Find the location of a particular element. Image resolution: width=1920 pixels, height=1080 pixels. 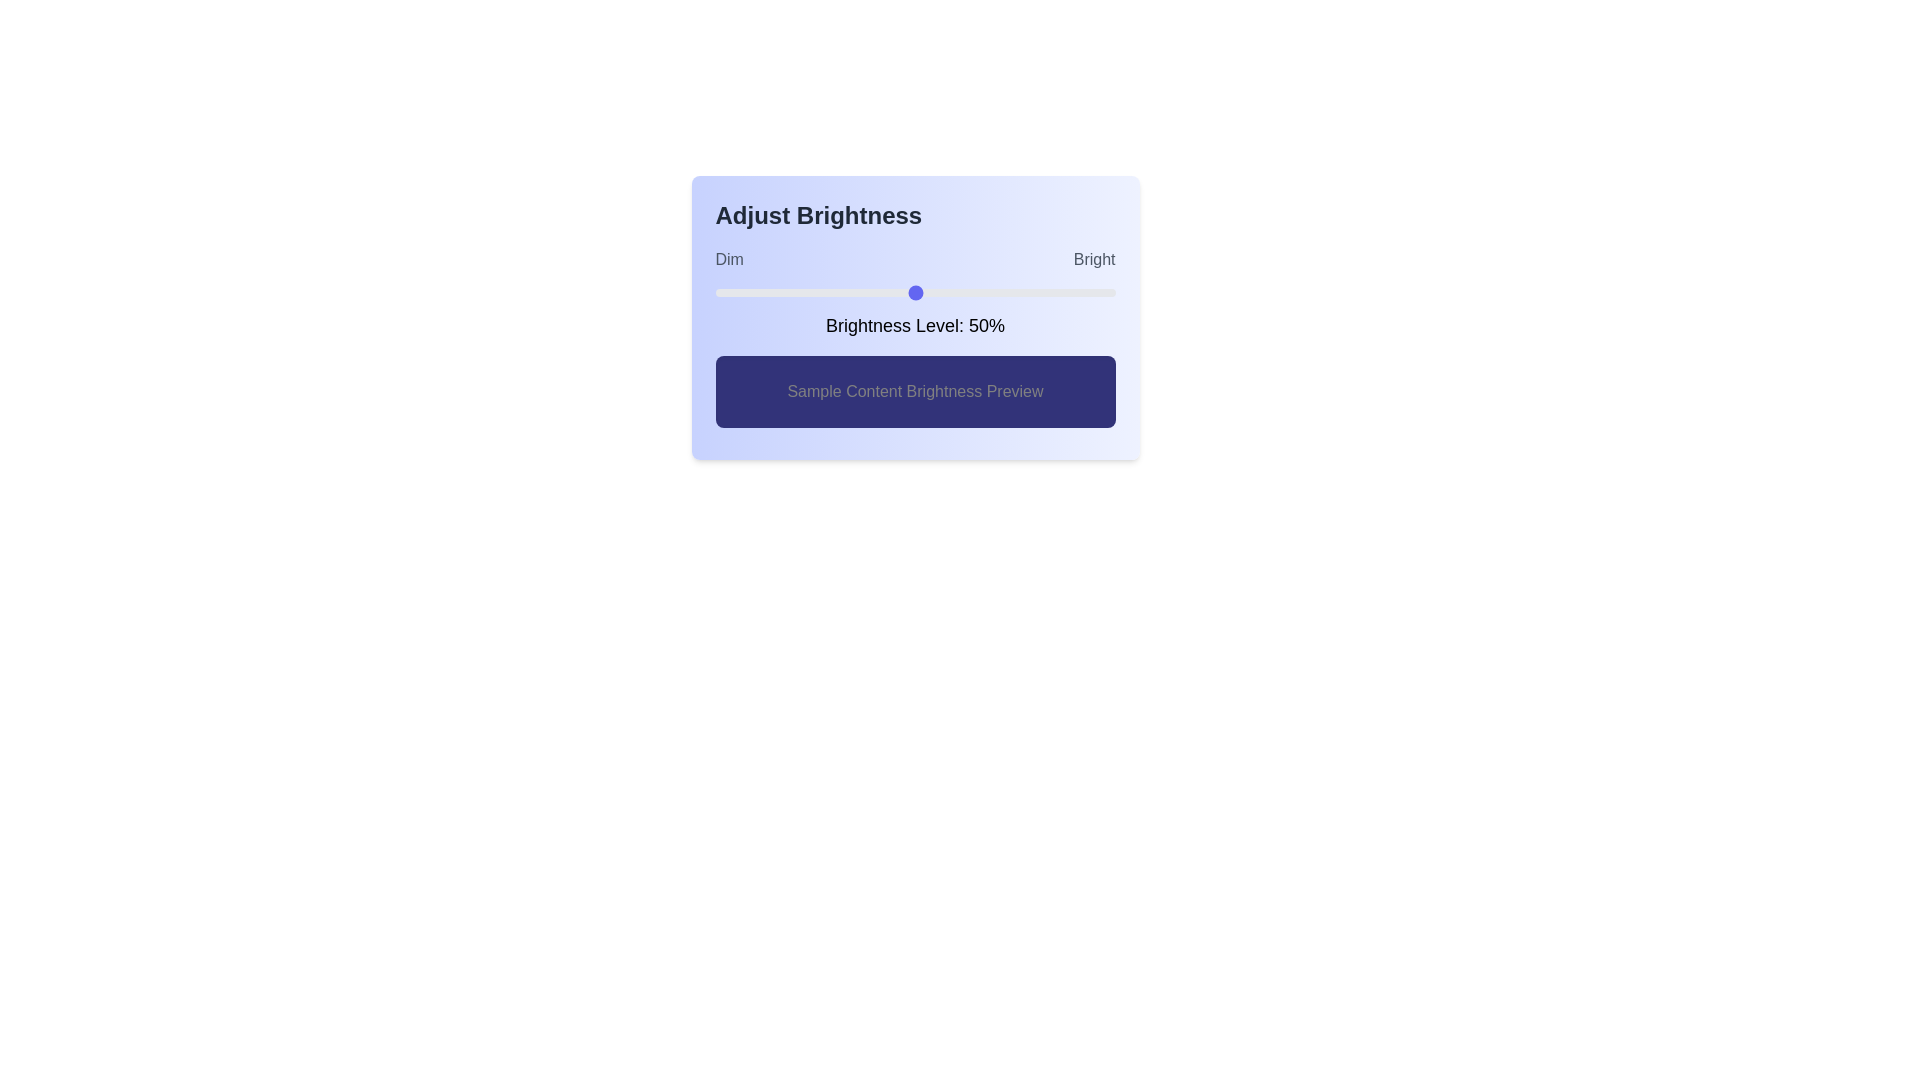

the brightness level to 99% by dragging the slider is located at coordinates (1110, 293).